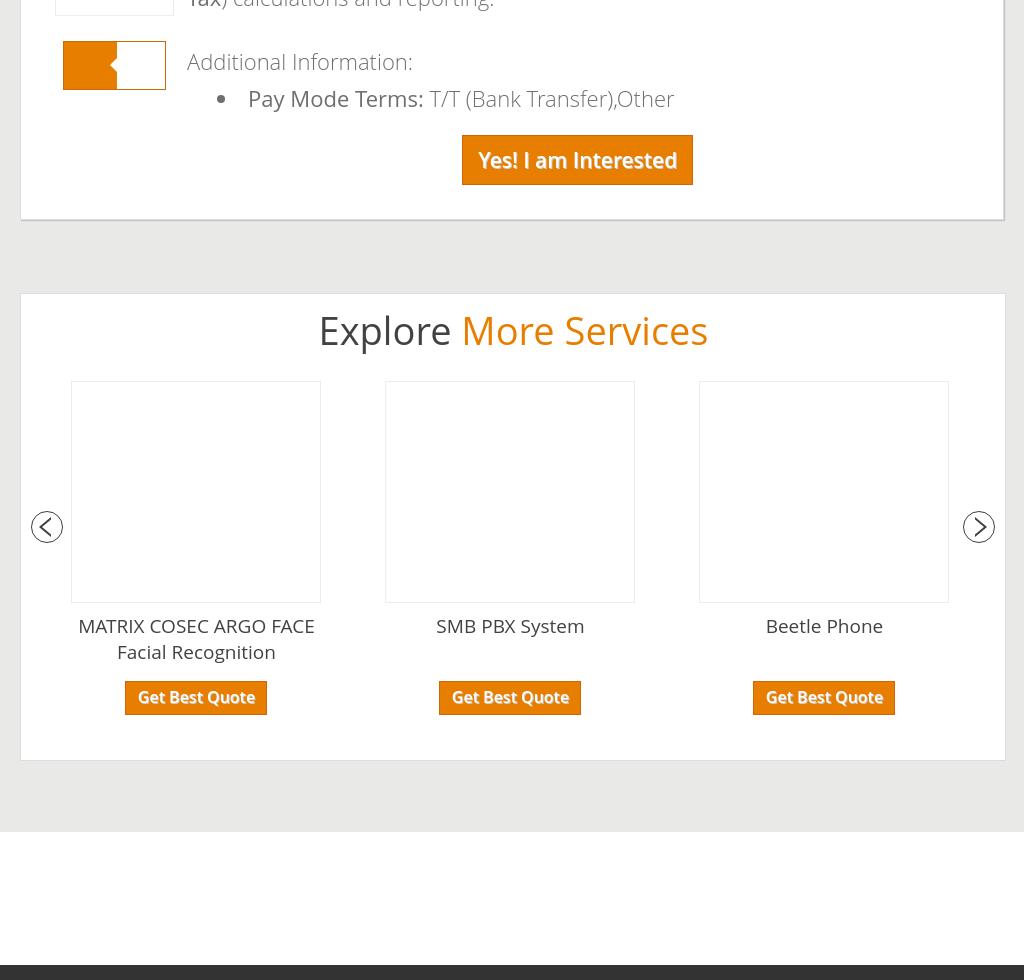 This screenshot has width=1024, height=980. I want to click on 'T/T (Bank Transfer),Other', so click(428, 98).